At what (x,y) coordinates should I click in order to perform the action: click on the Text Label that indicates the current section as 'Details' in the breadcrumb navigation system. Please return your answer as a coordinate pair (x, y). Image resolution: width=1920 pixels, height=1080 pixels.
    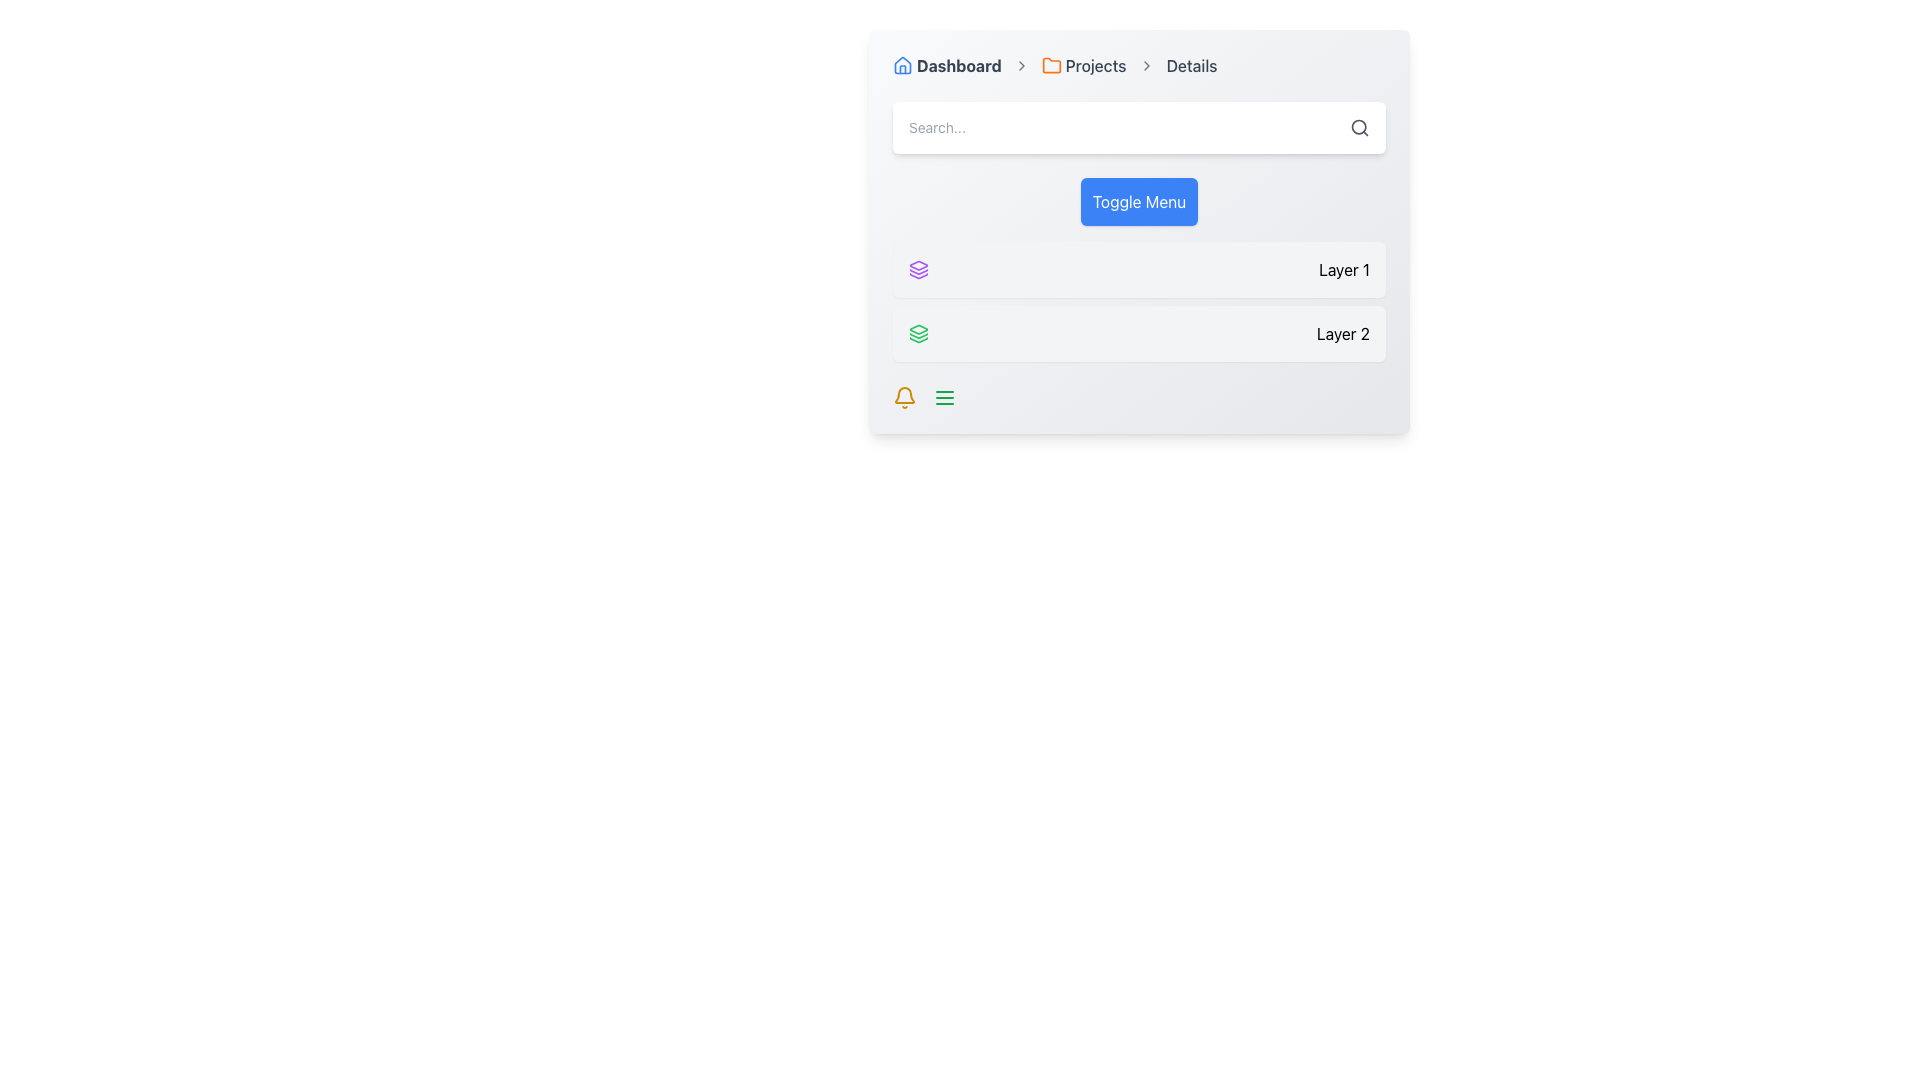
    Looking at the image, I should click on (1192, 64).